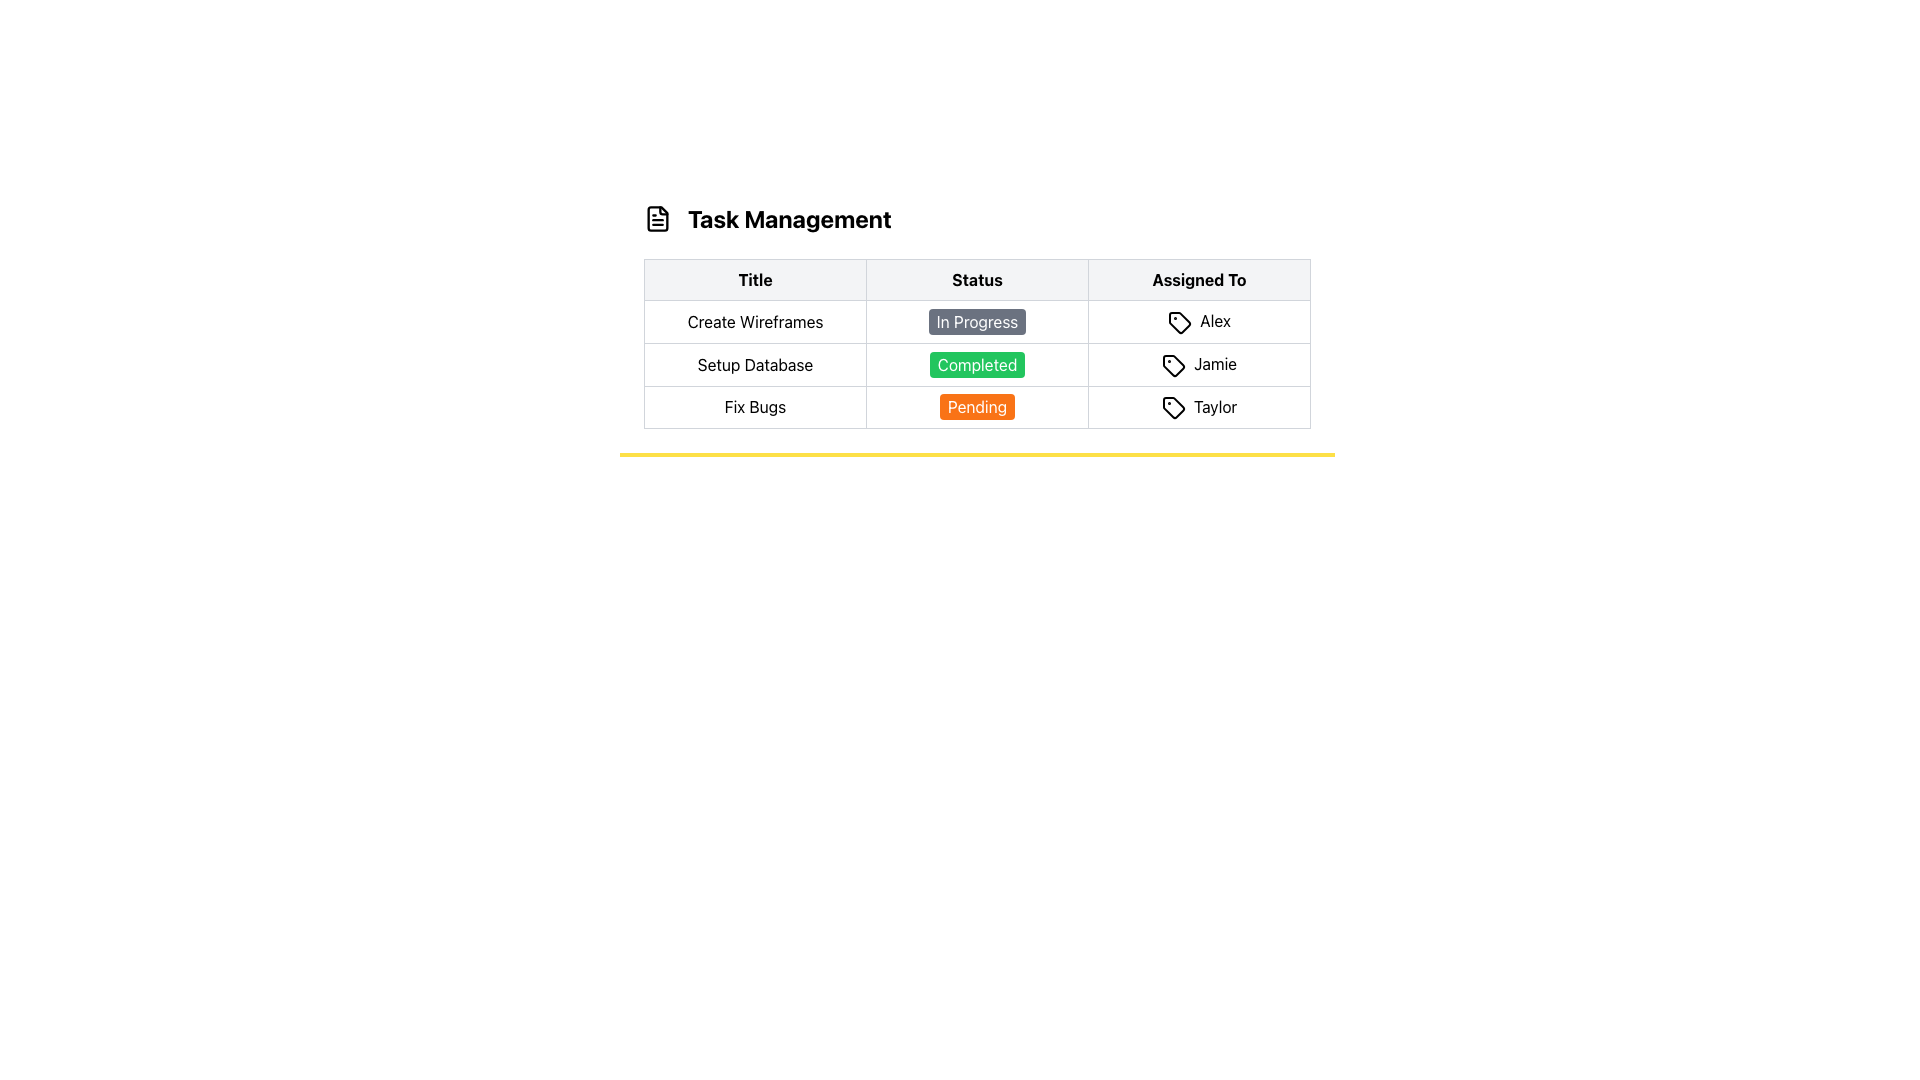 This screenshot has width=1920, height=1080. I want to click on the icon indicating the status associated with 'Alex' in the 'Assigned To' column of the 'Create Wireframes' row, so click(1180, 320).